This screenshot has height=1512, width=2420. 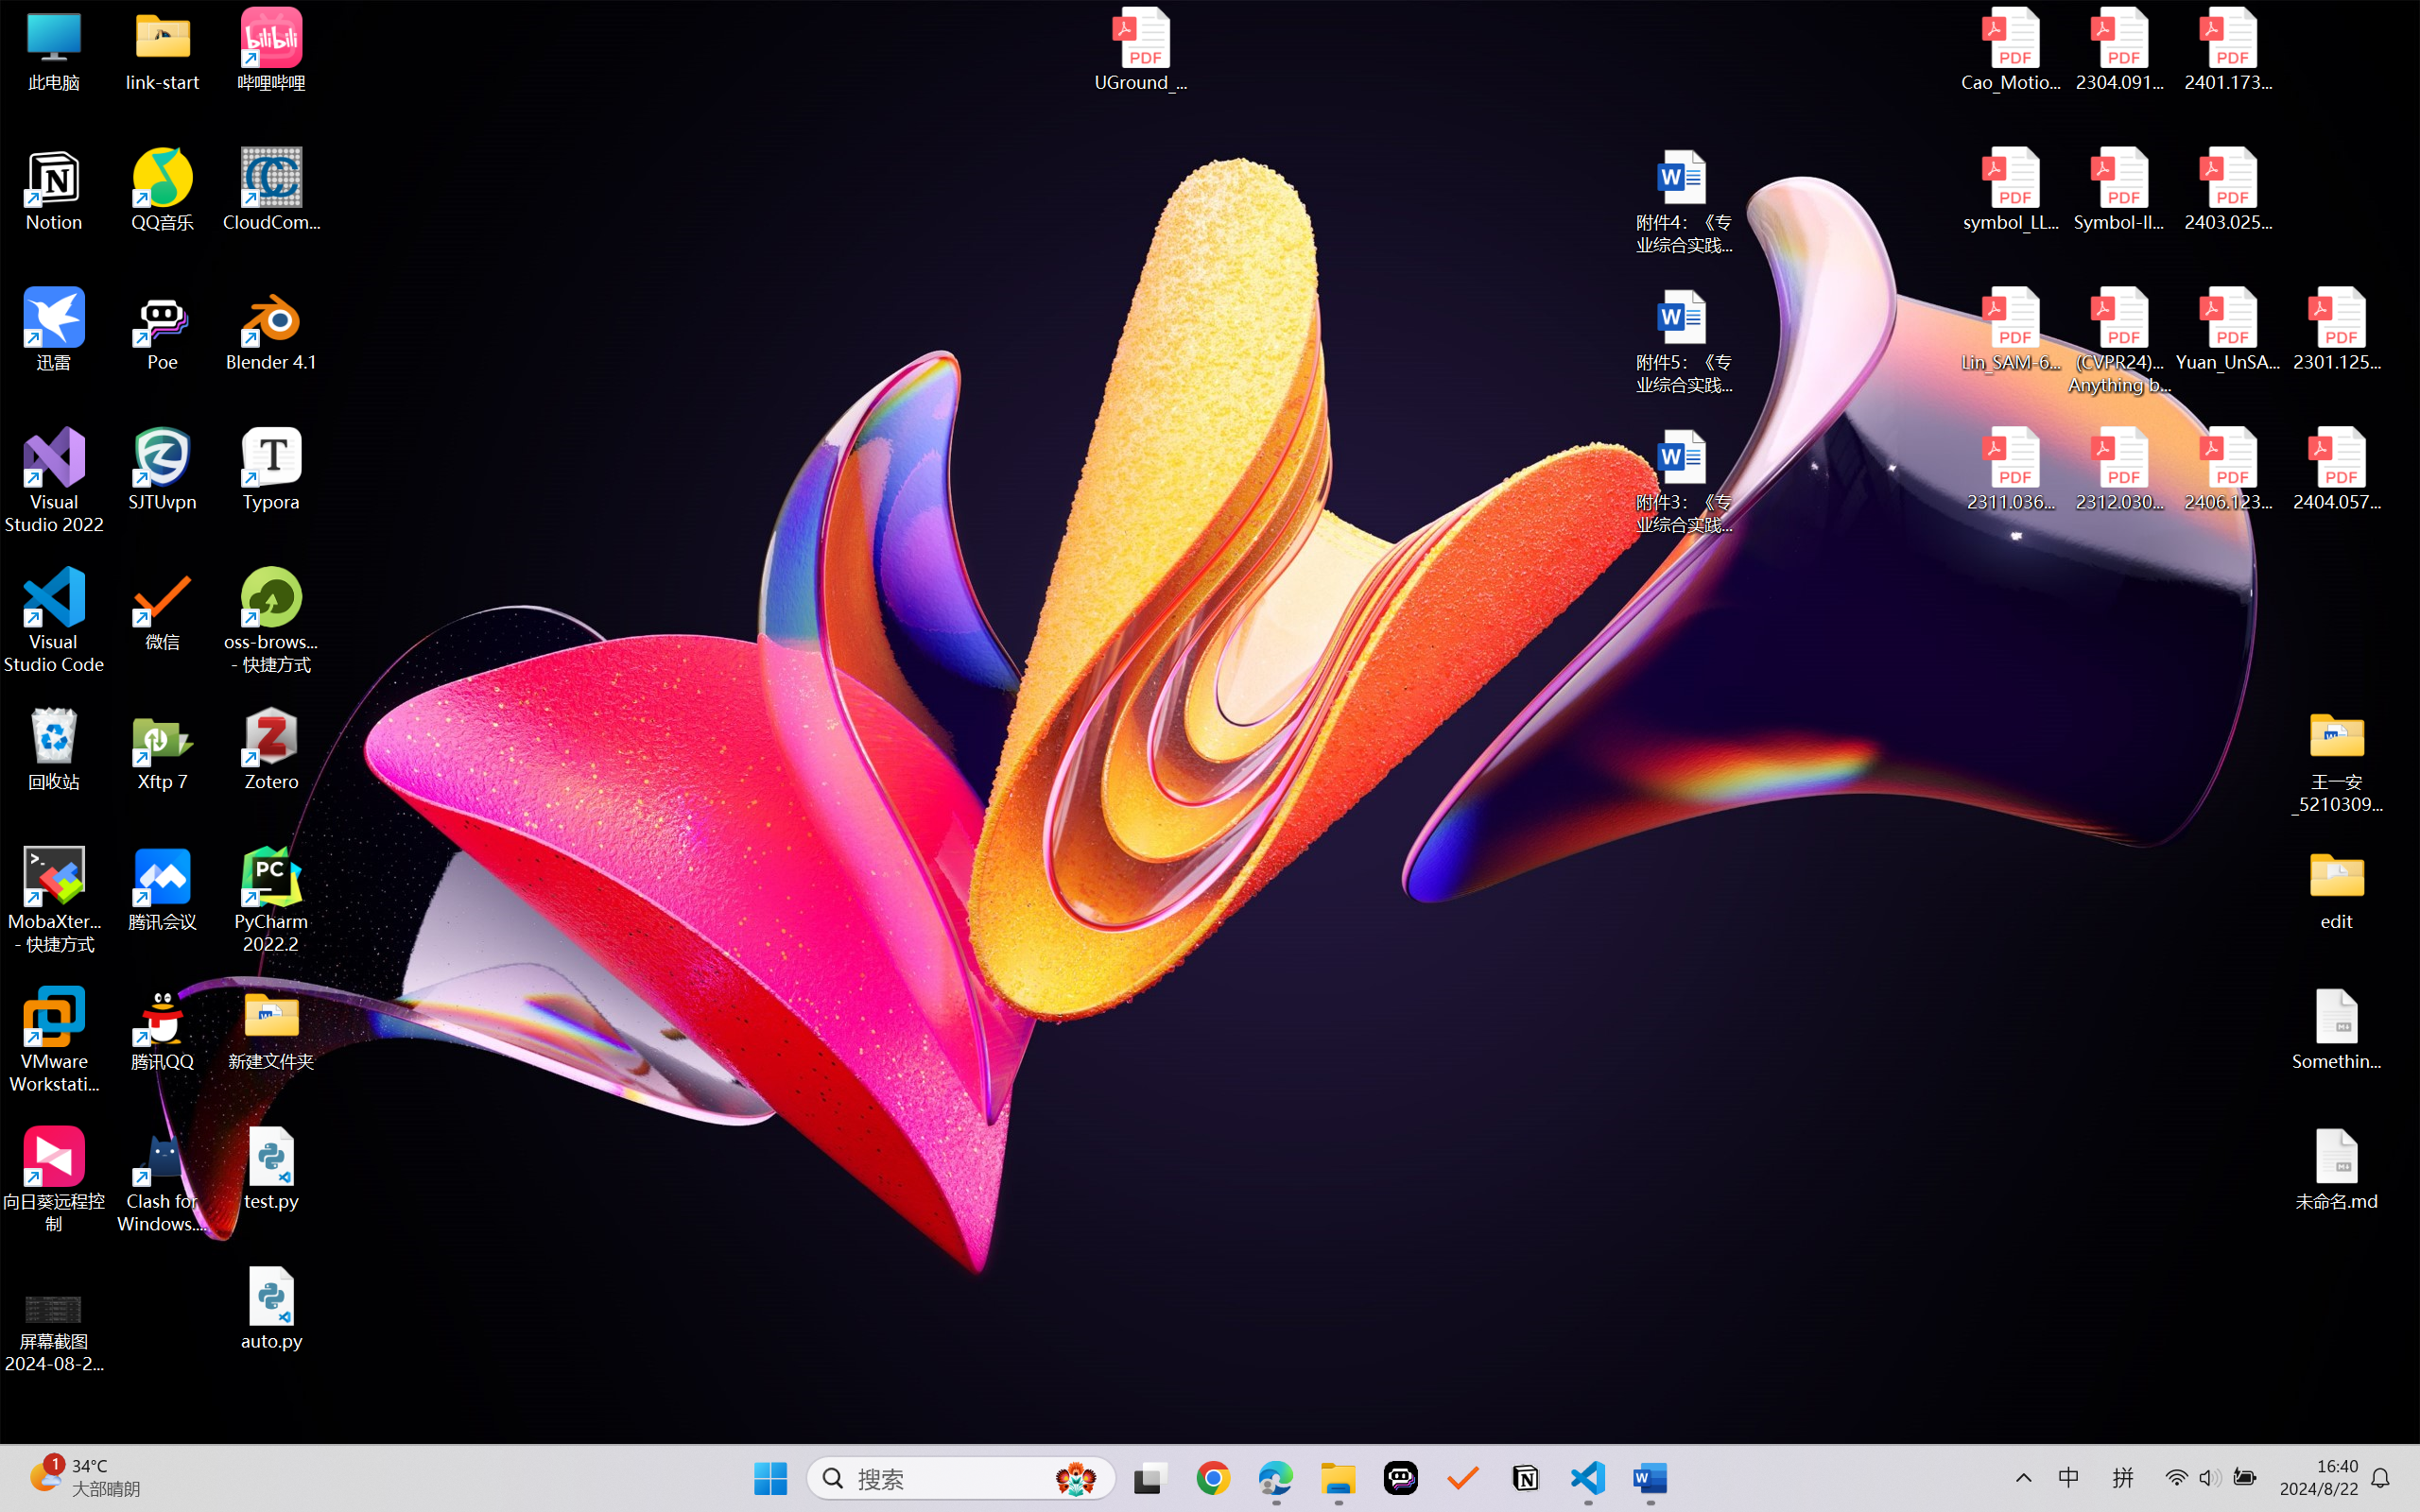 What do you see at coordinates (2335, 1029) in the screenshot?
I see `'Something.md'` at bounding box center [2335, 1029].